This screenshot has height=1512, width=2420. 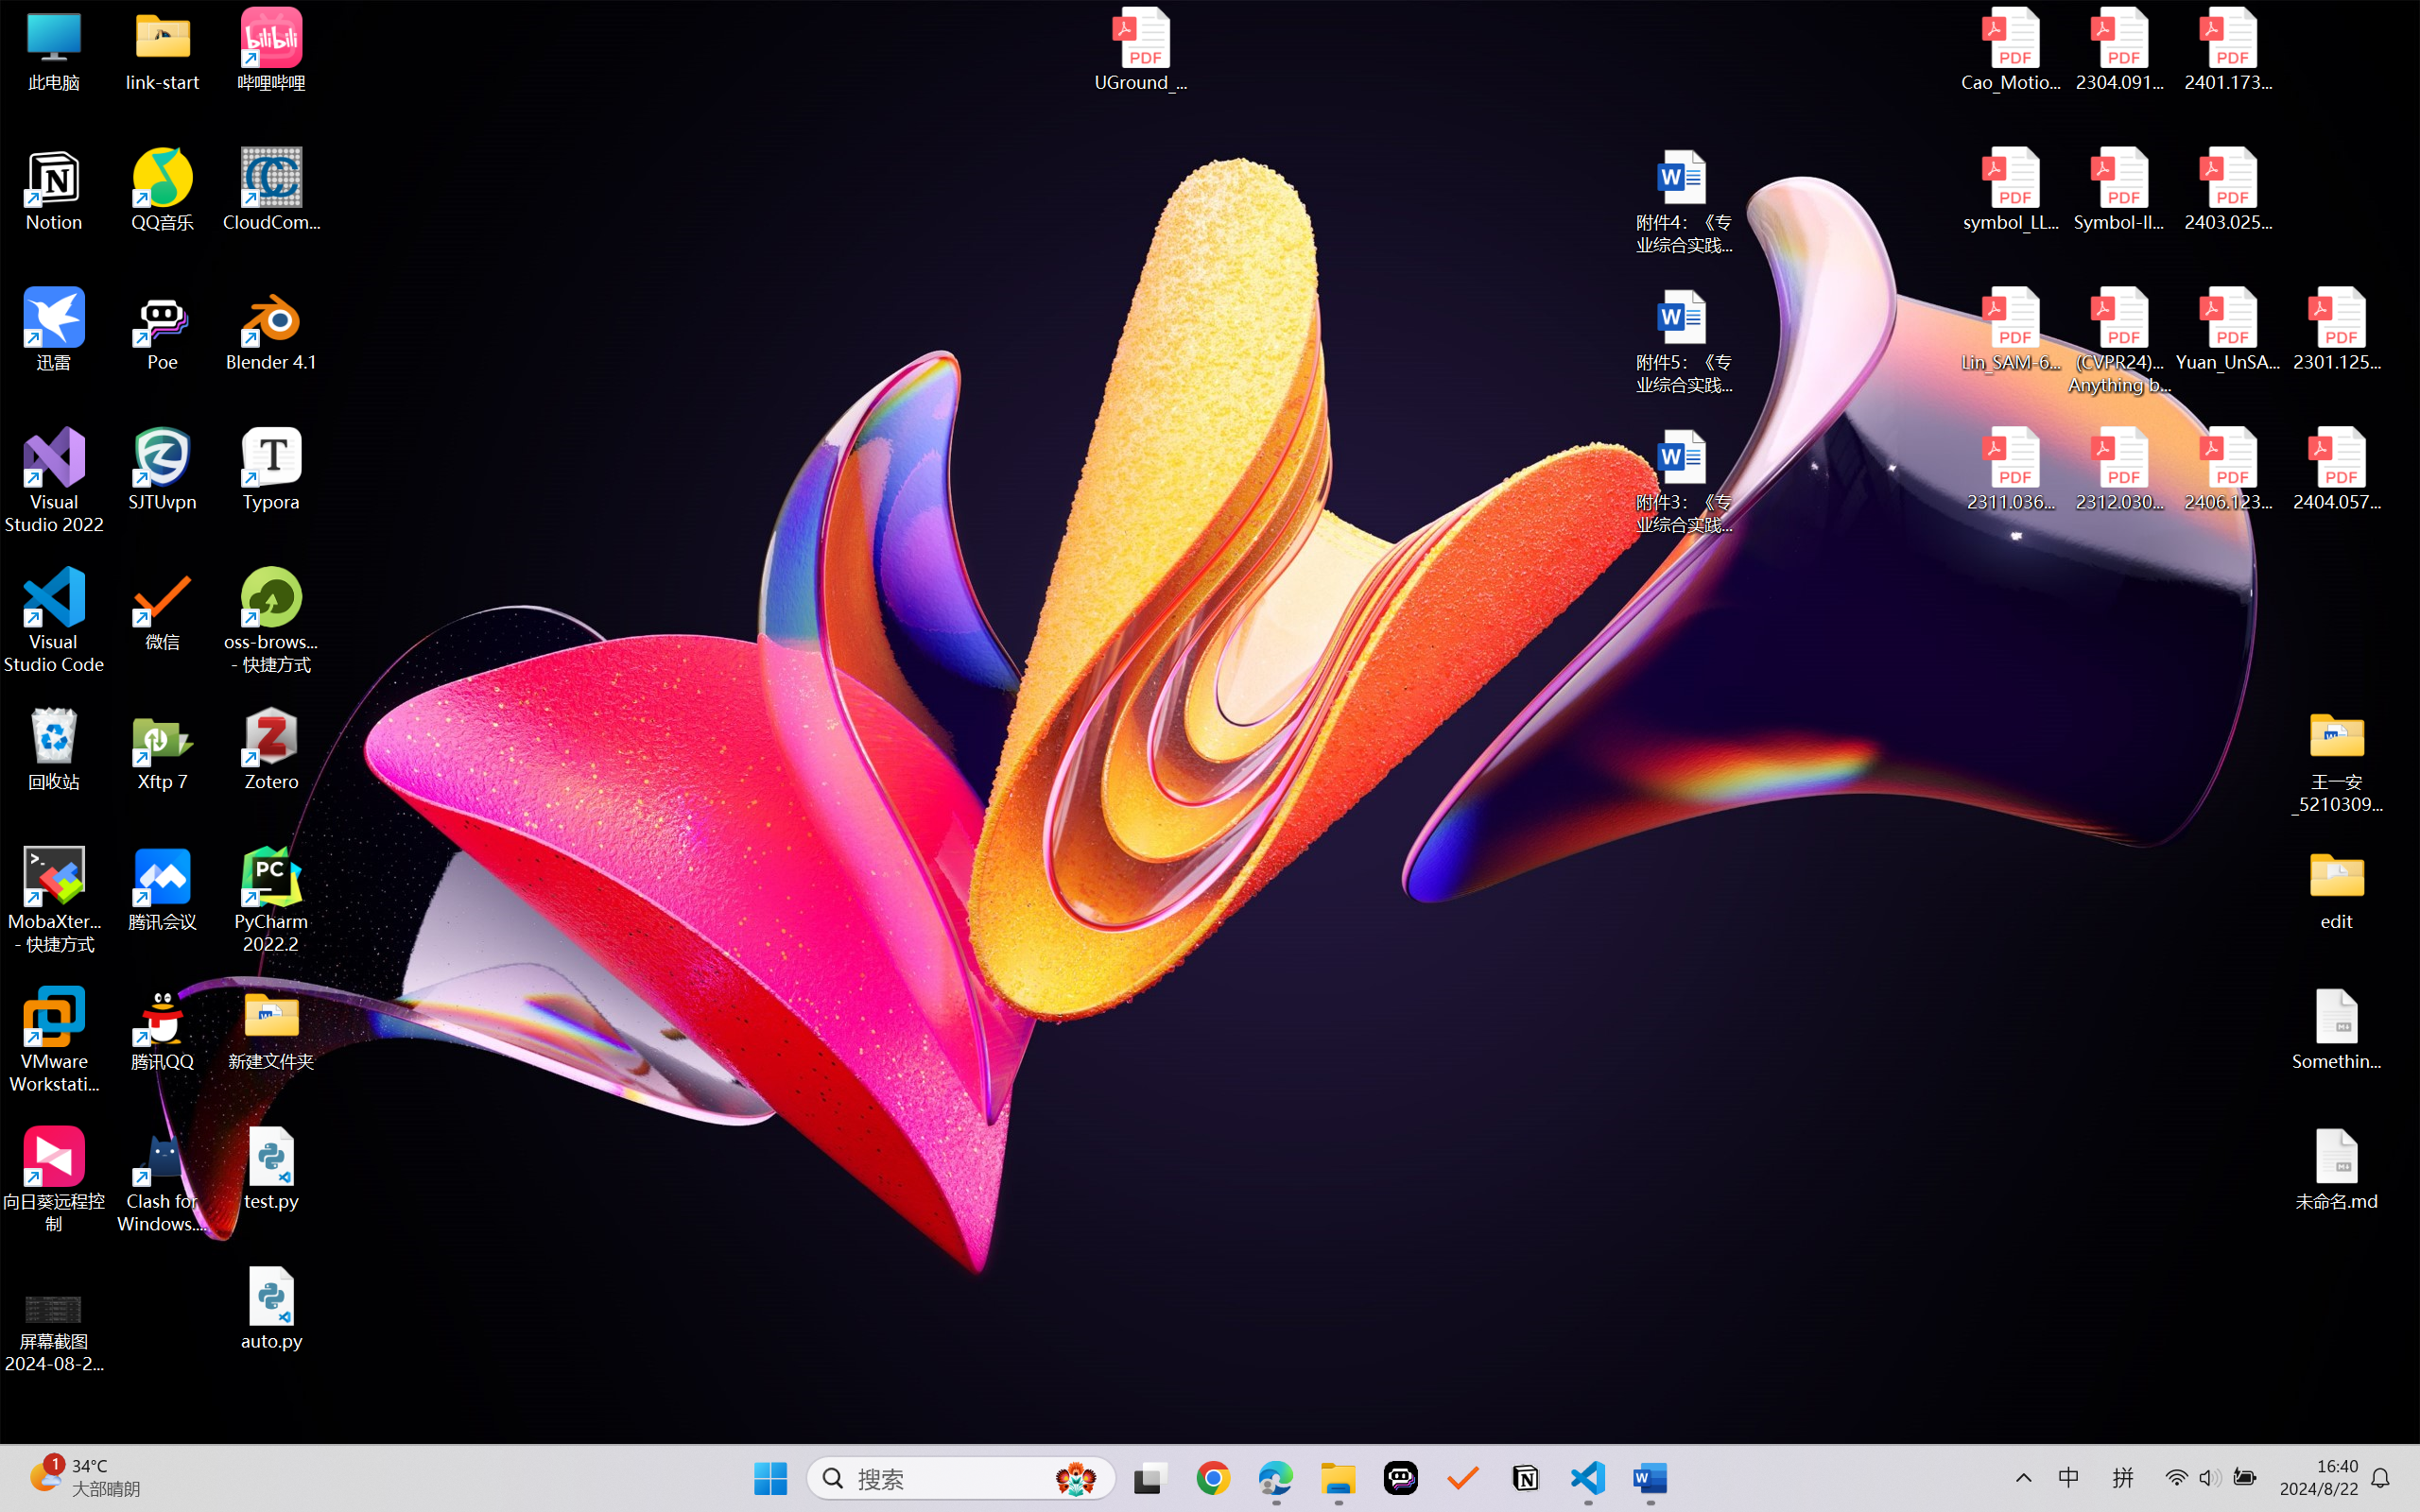 What do you see at coordinates (2335, 1029) in the screenshot?
I see `'Something.md'` at bounding box center [2335, 1029].